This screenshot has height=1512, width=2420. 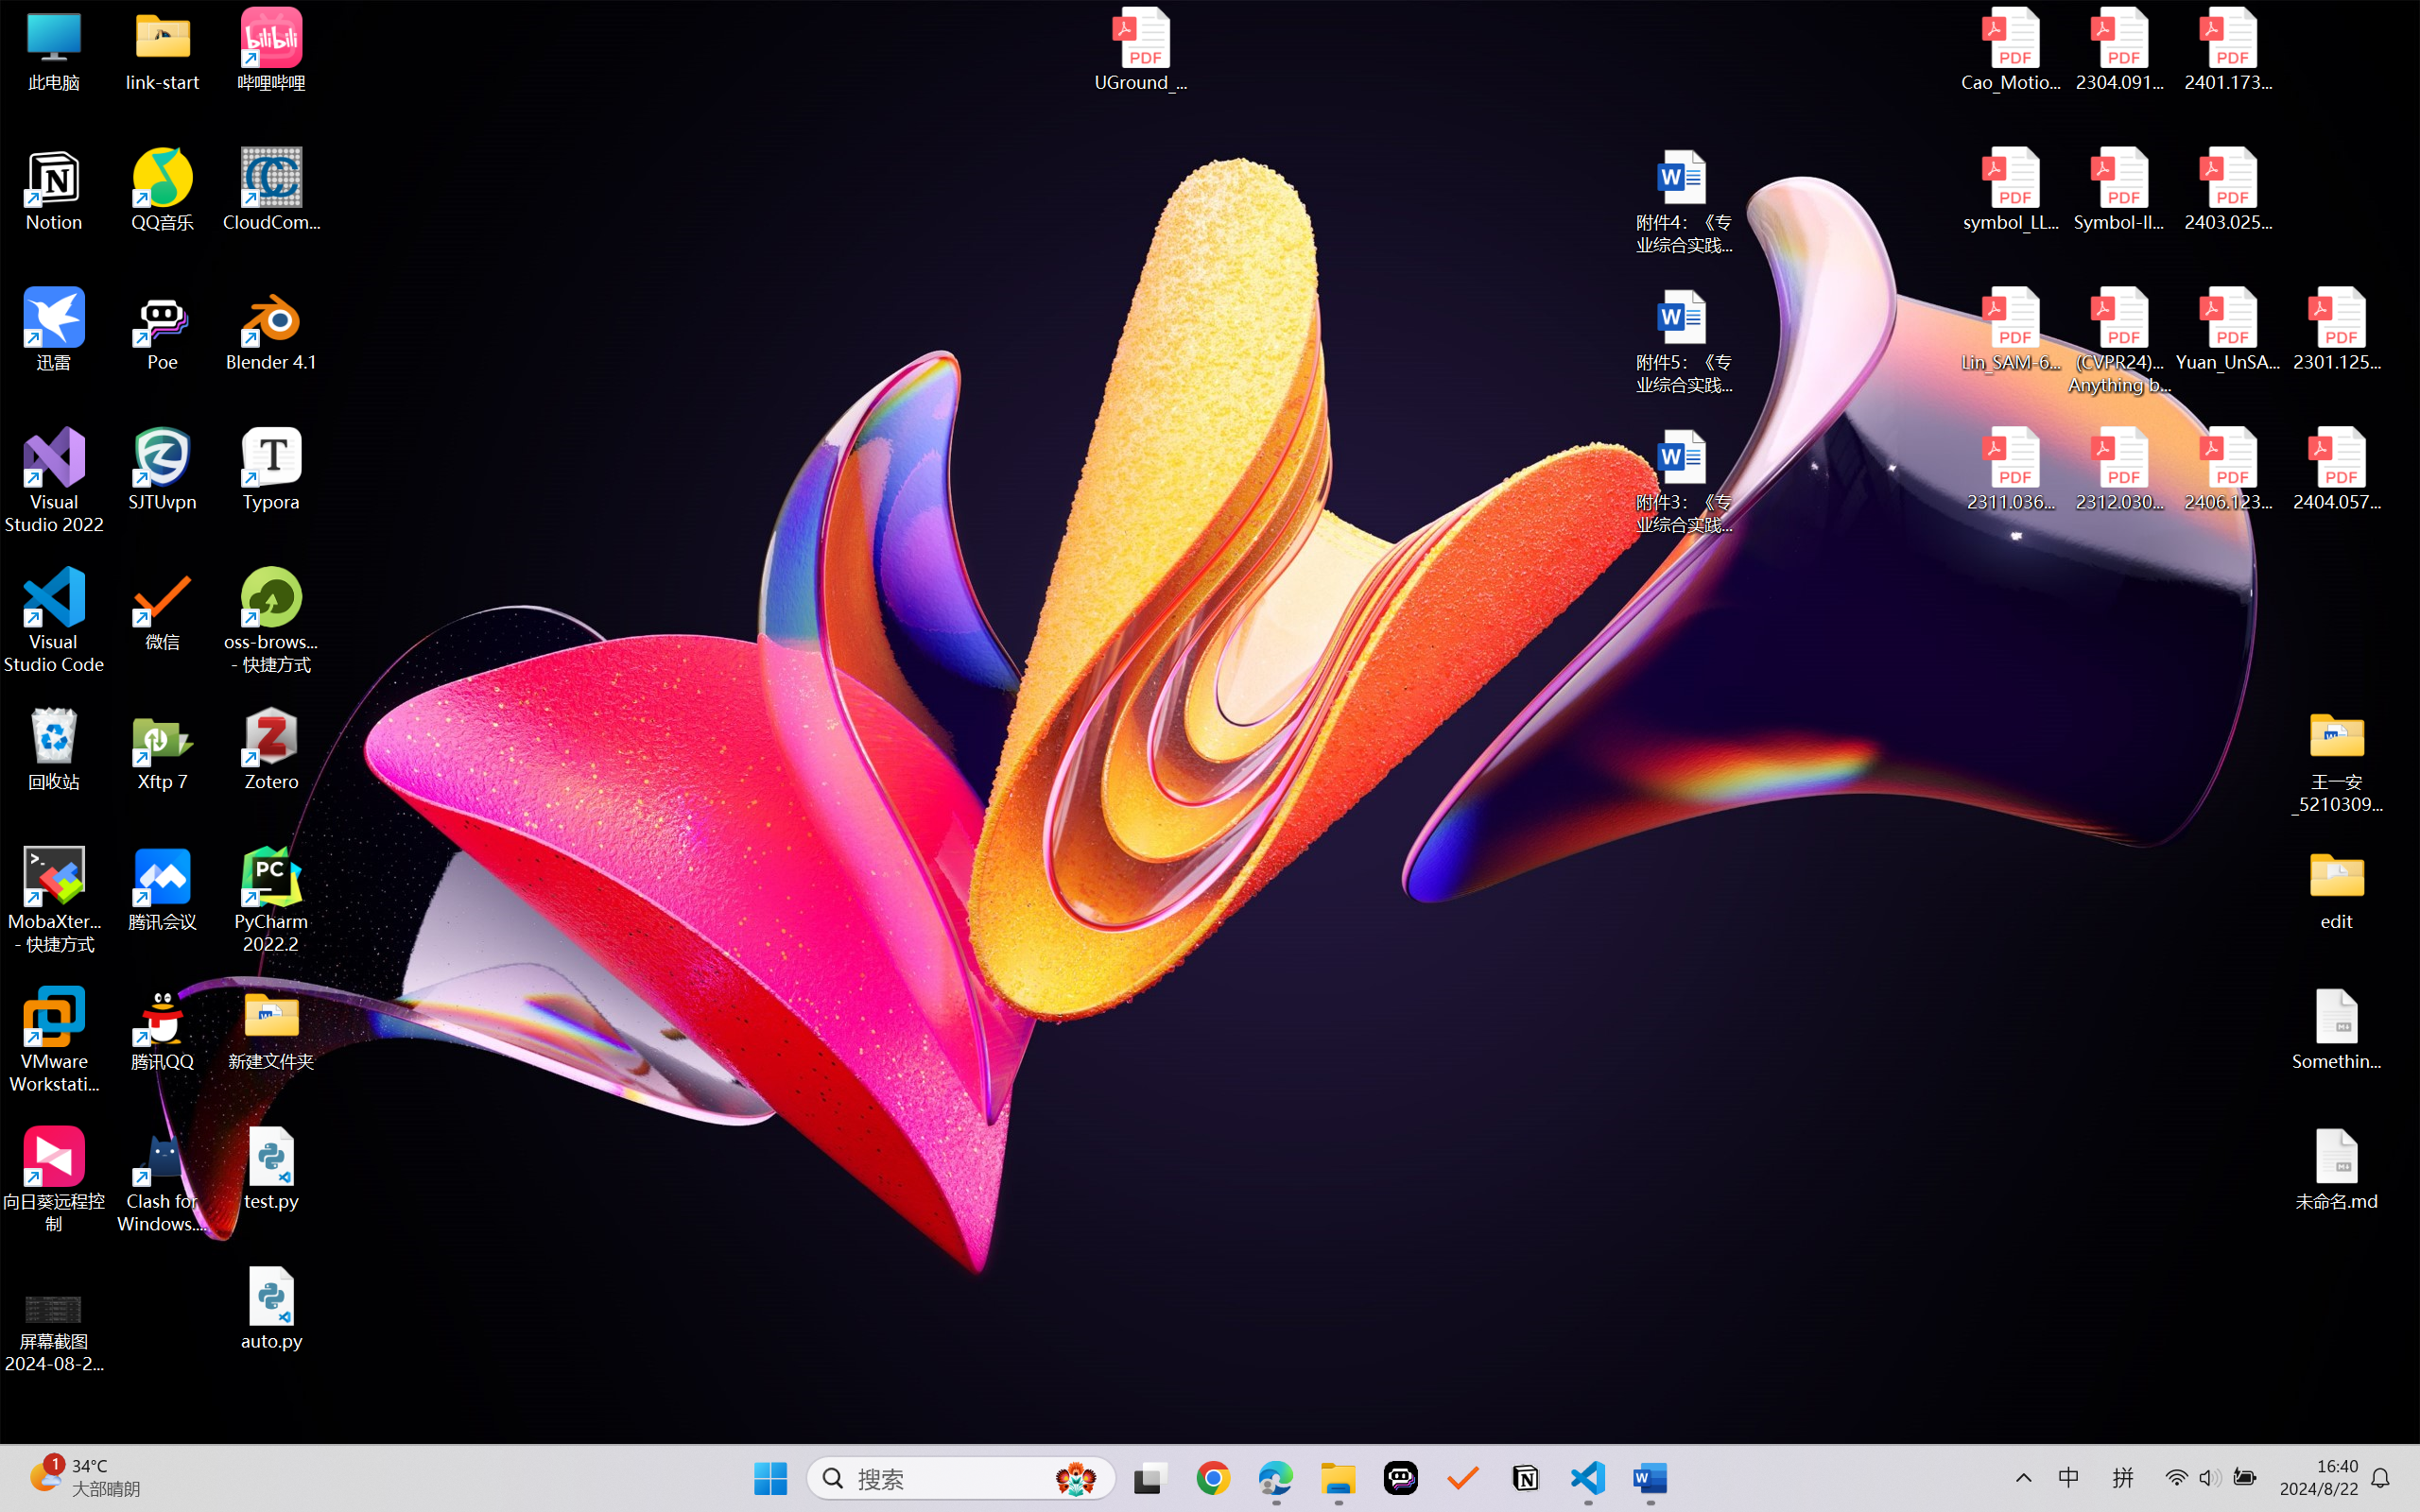 What do you see at coordinates (2335, 1029) in the screenshot?
I see `'Something.md'` at bounding box center [2335, 1029].